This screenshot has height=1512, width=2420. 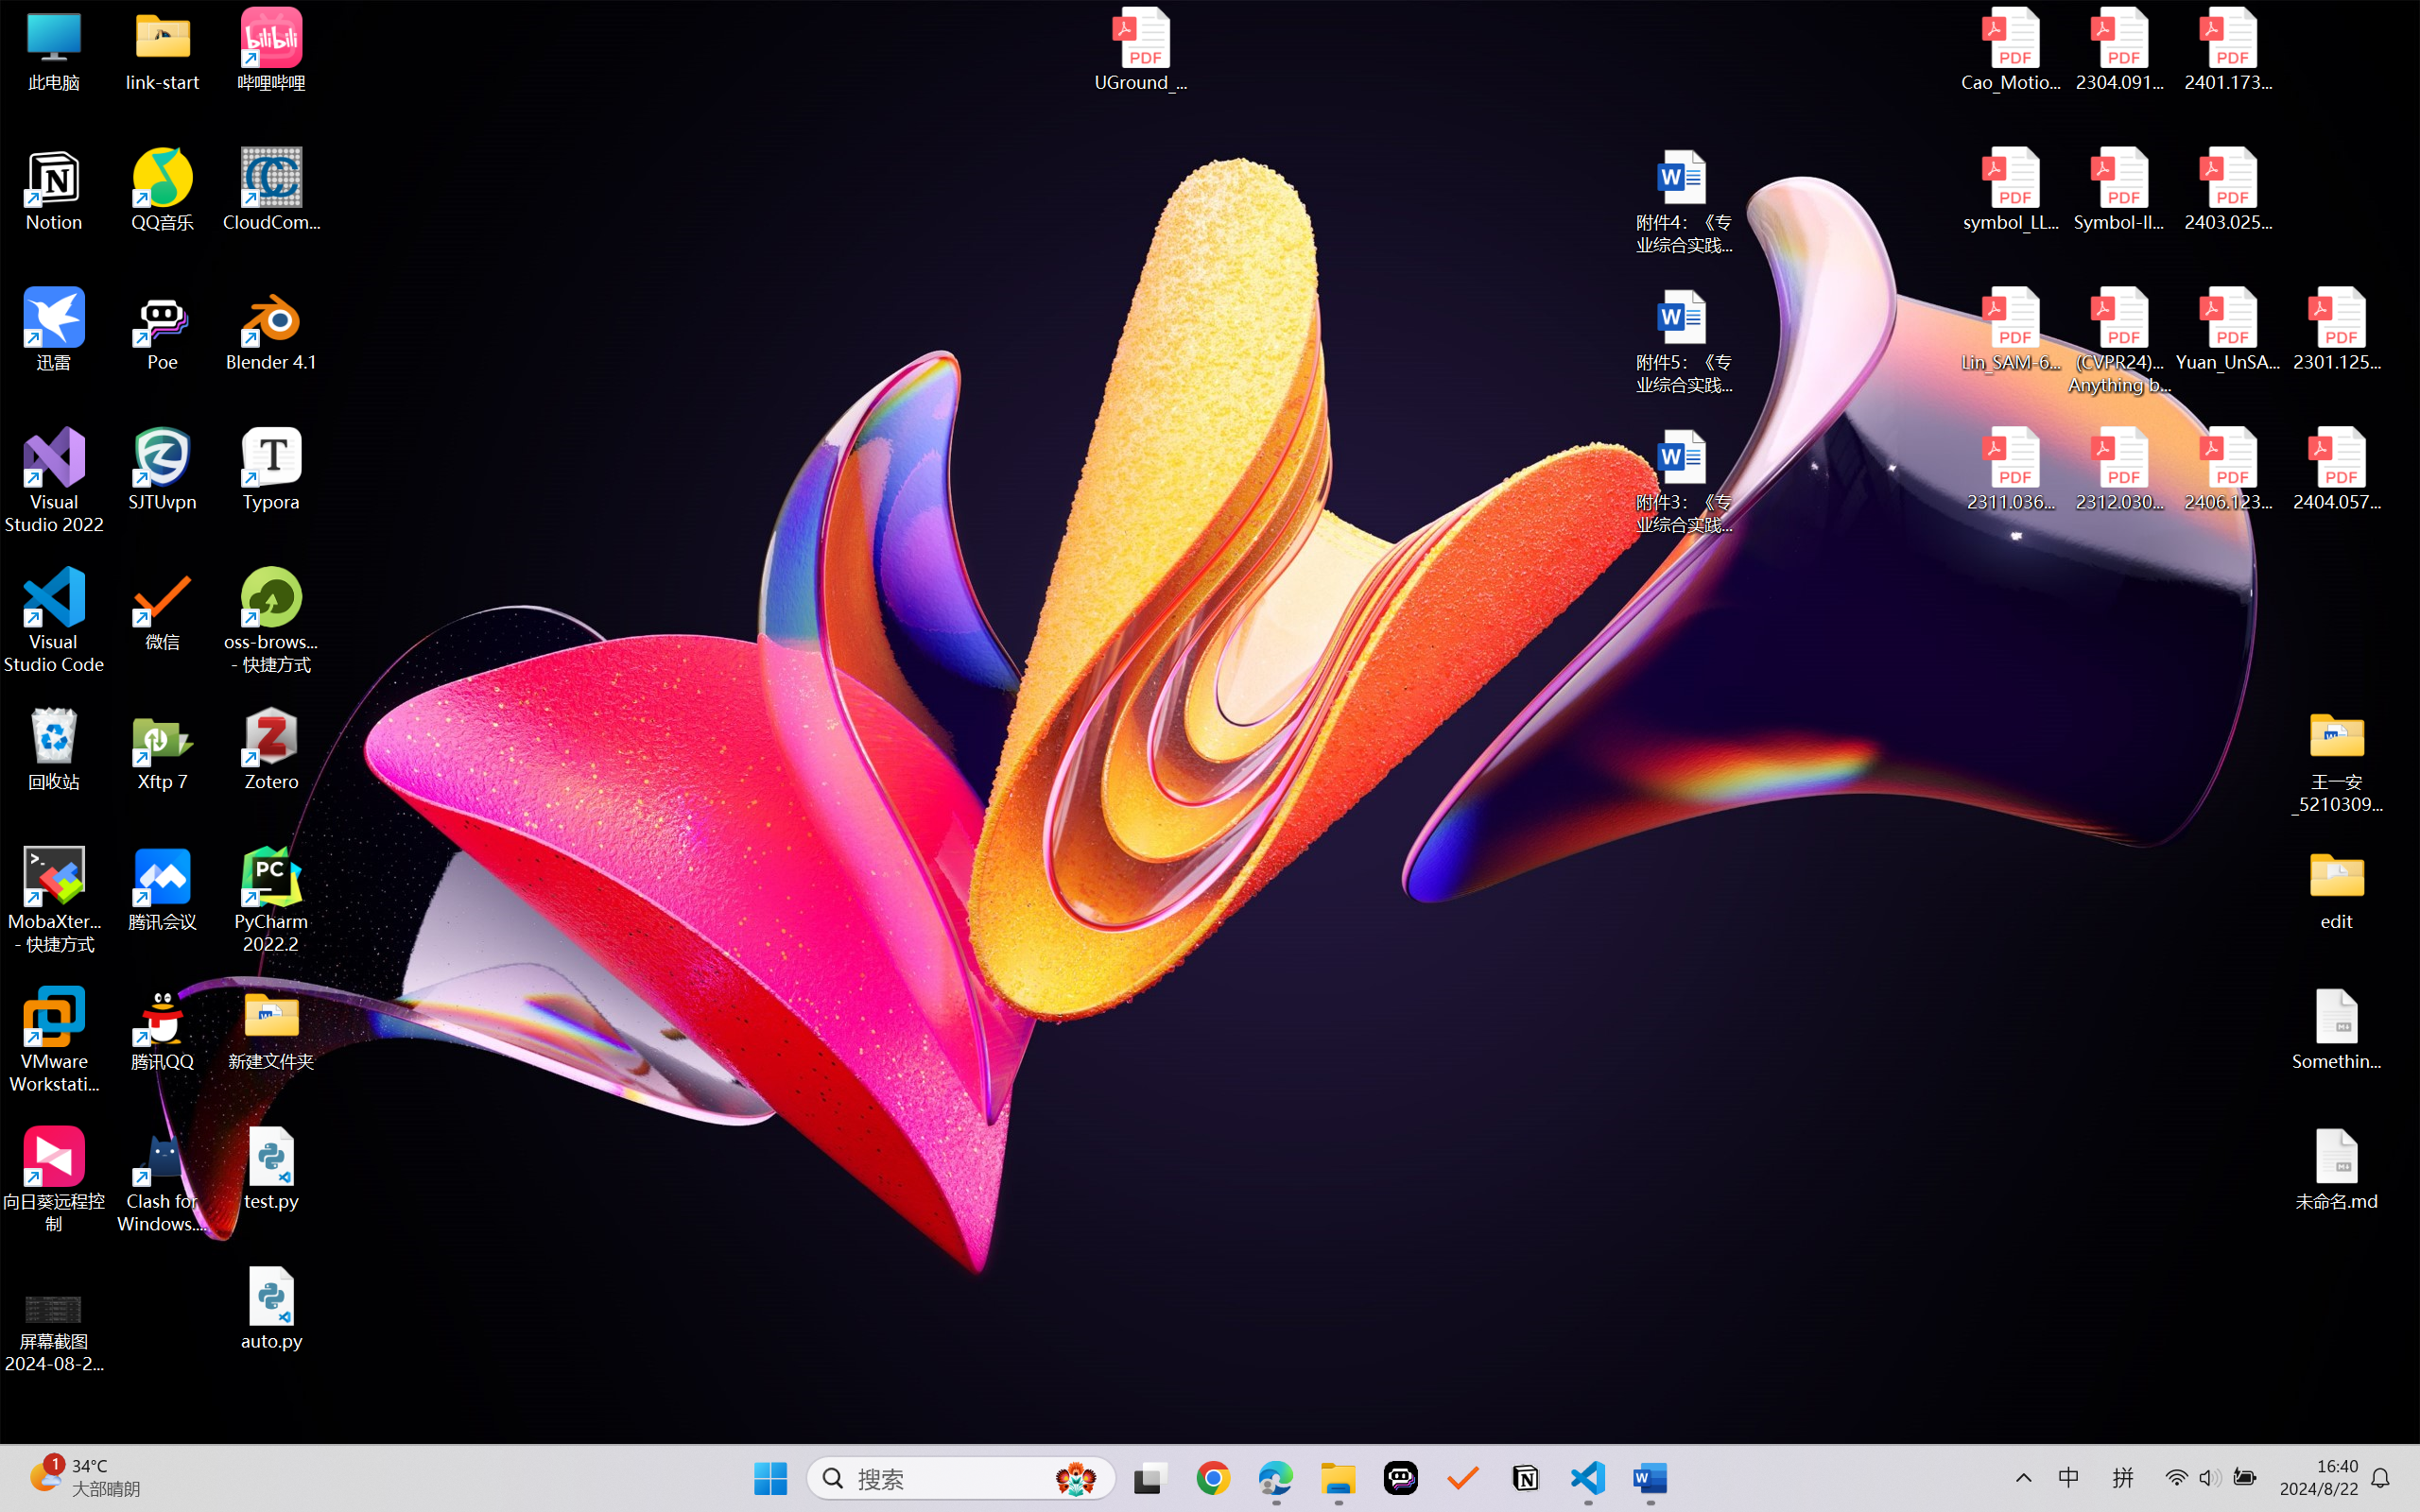 What do you see at coordinates (2335, 1029) in the screenshot?
I see `'Something.md'` at bounding box center [2335, 1029].